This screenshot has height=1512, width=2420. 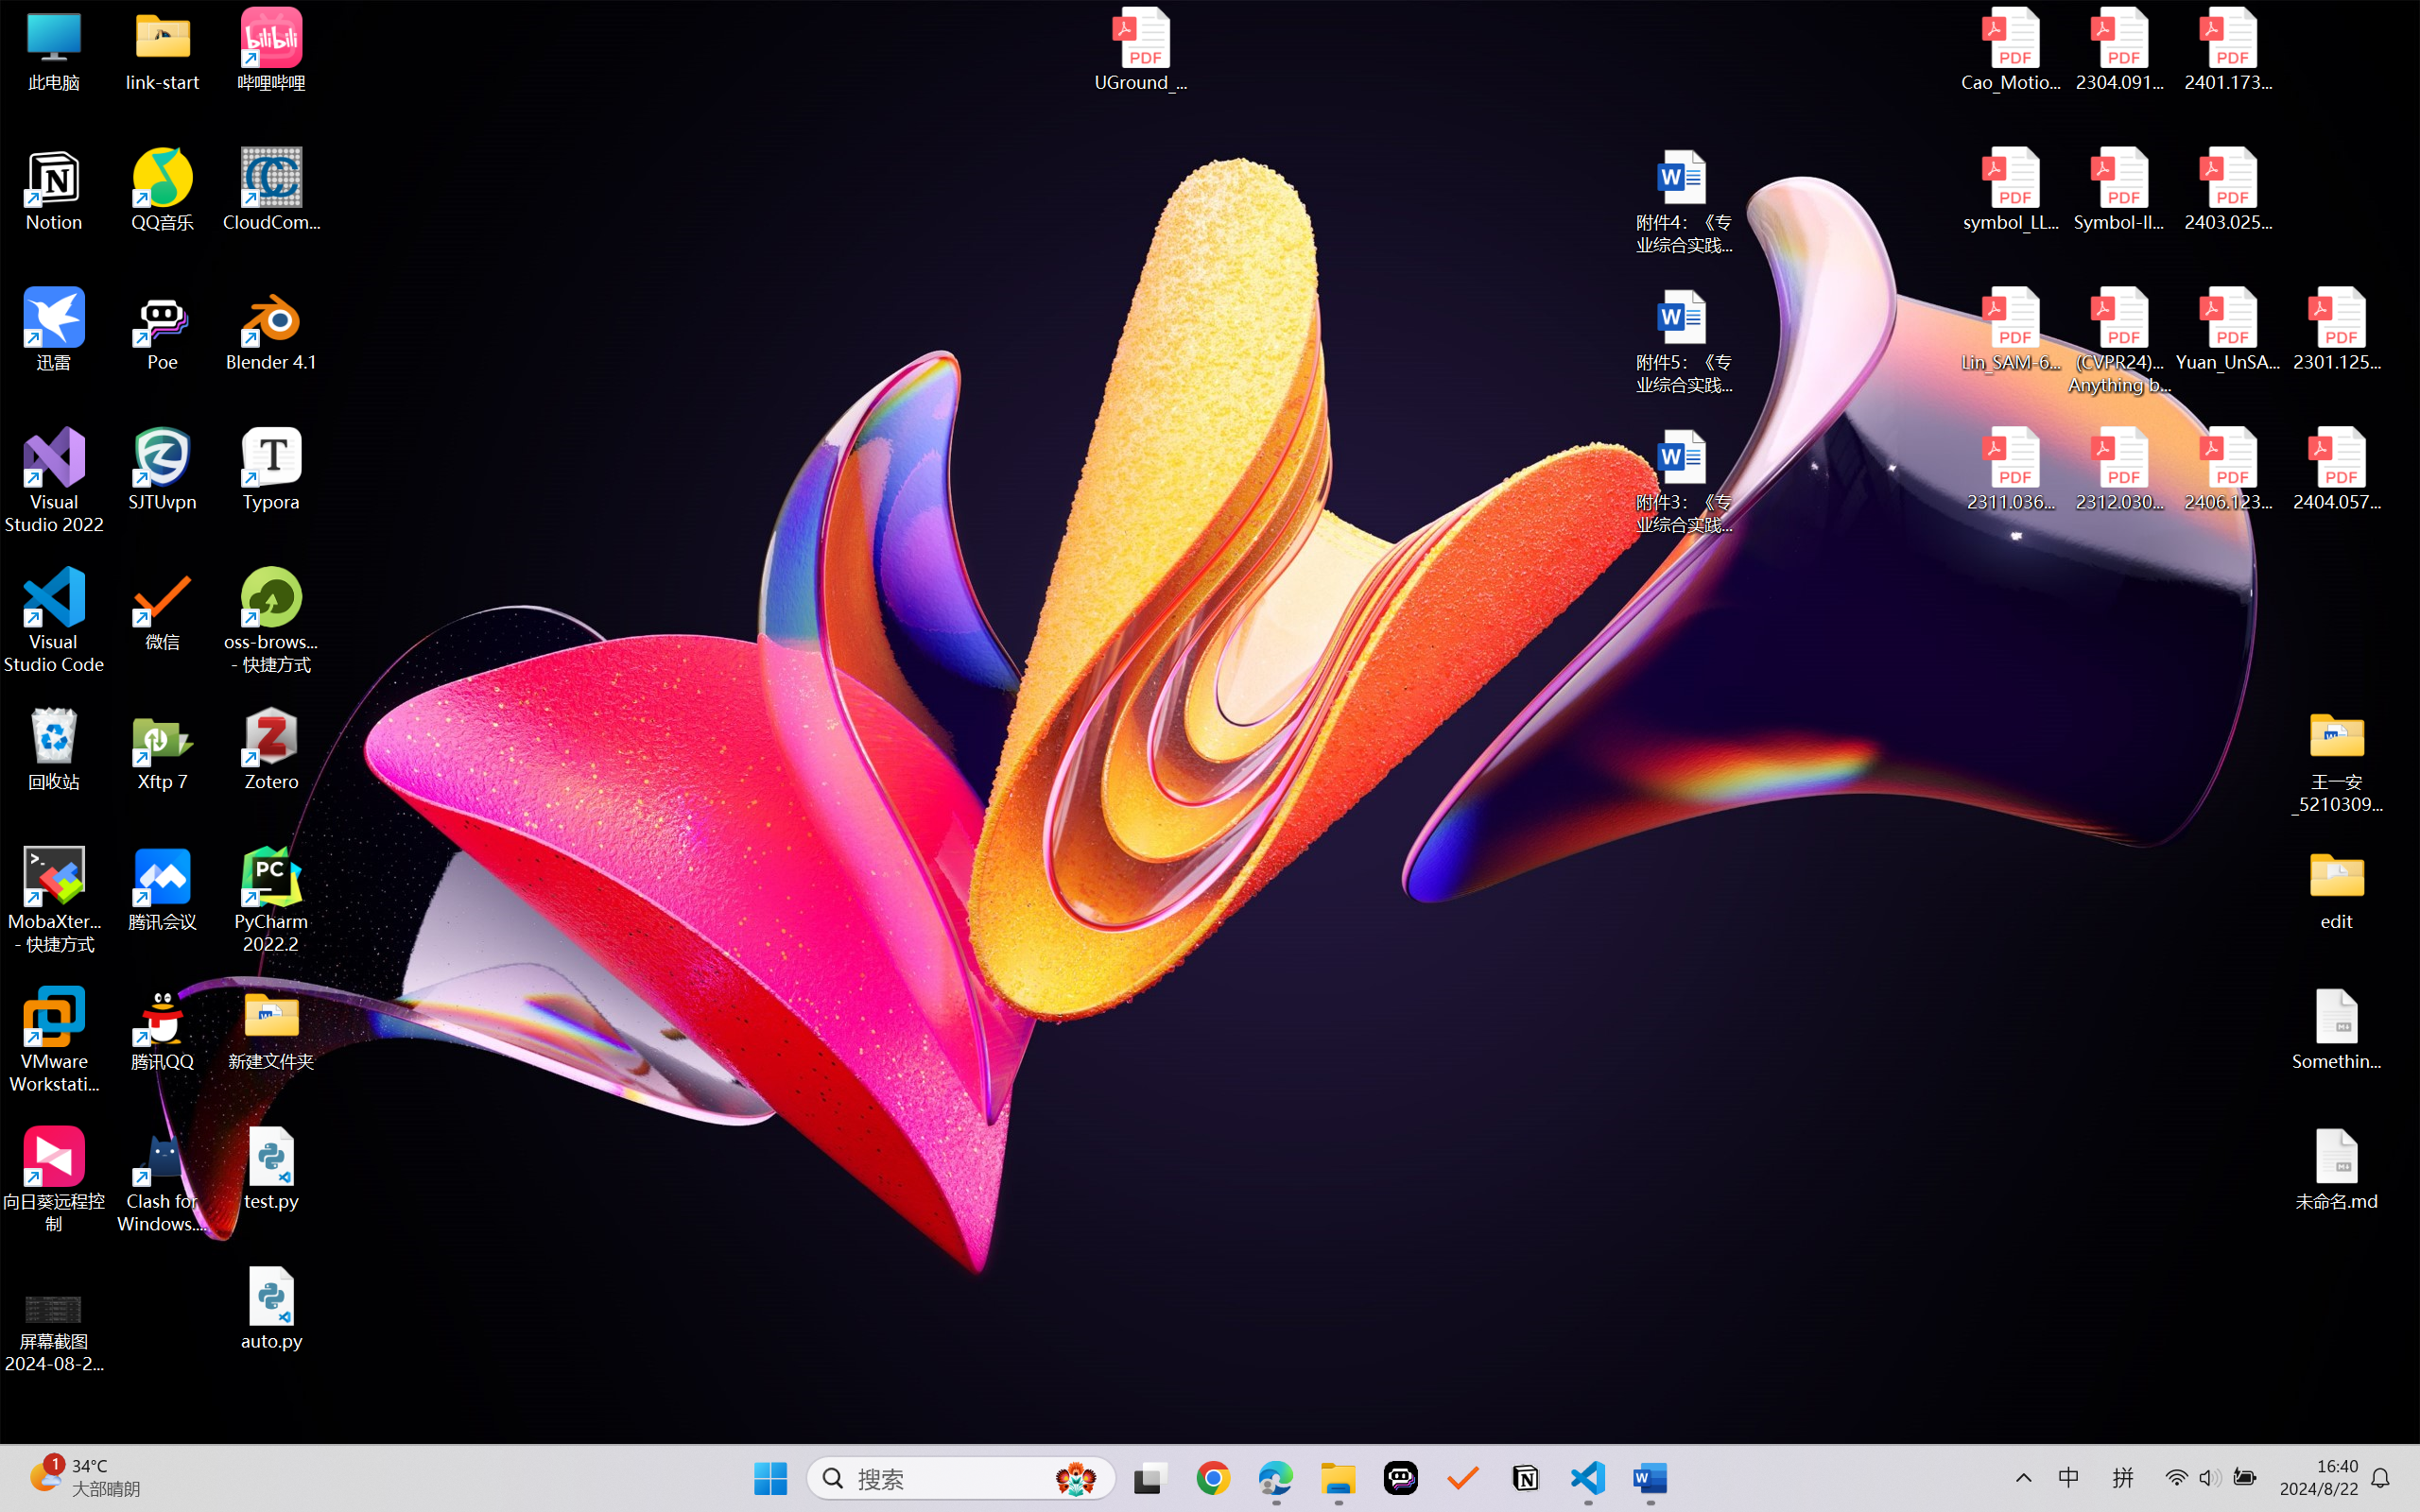 What do you see at coordinates (2335, 1029) in the screenshot?
I see `'Something.md'` at bounding box center [2335, 1029].